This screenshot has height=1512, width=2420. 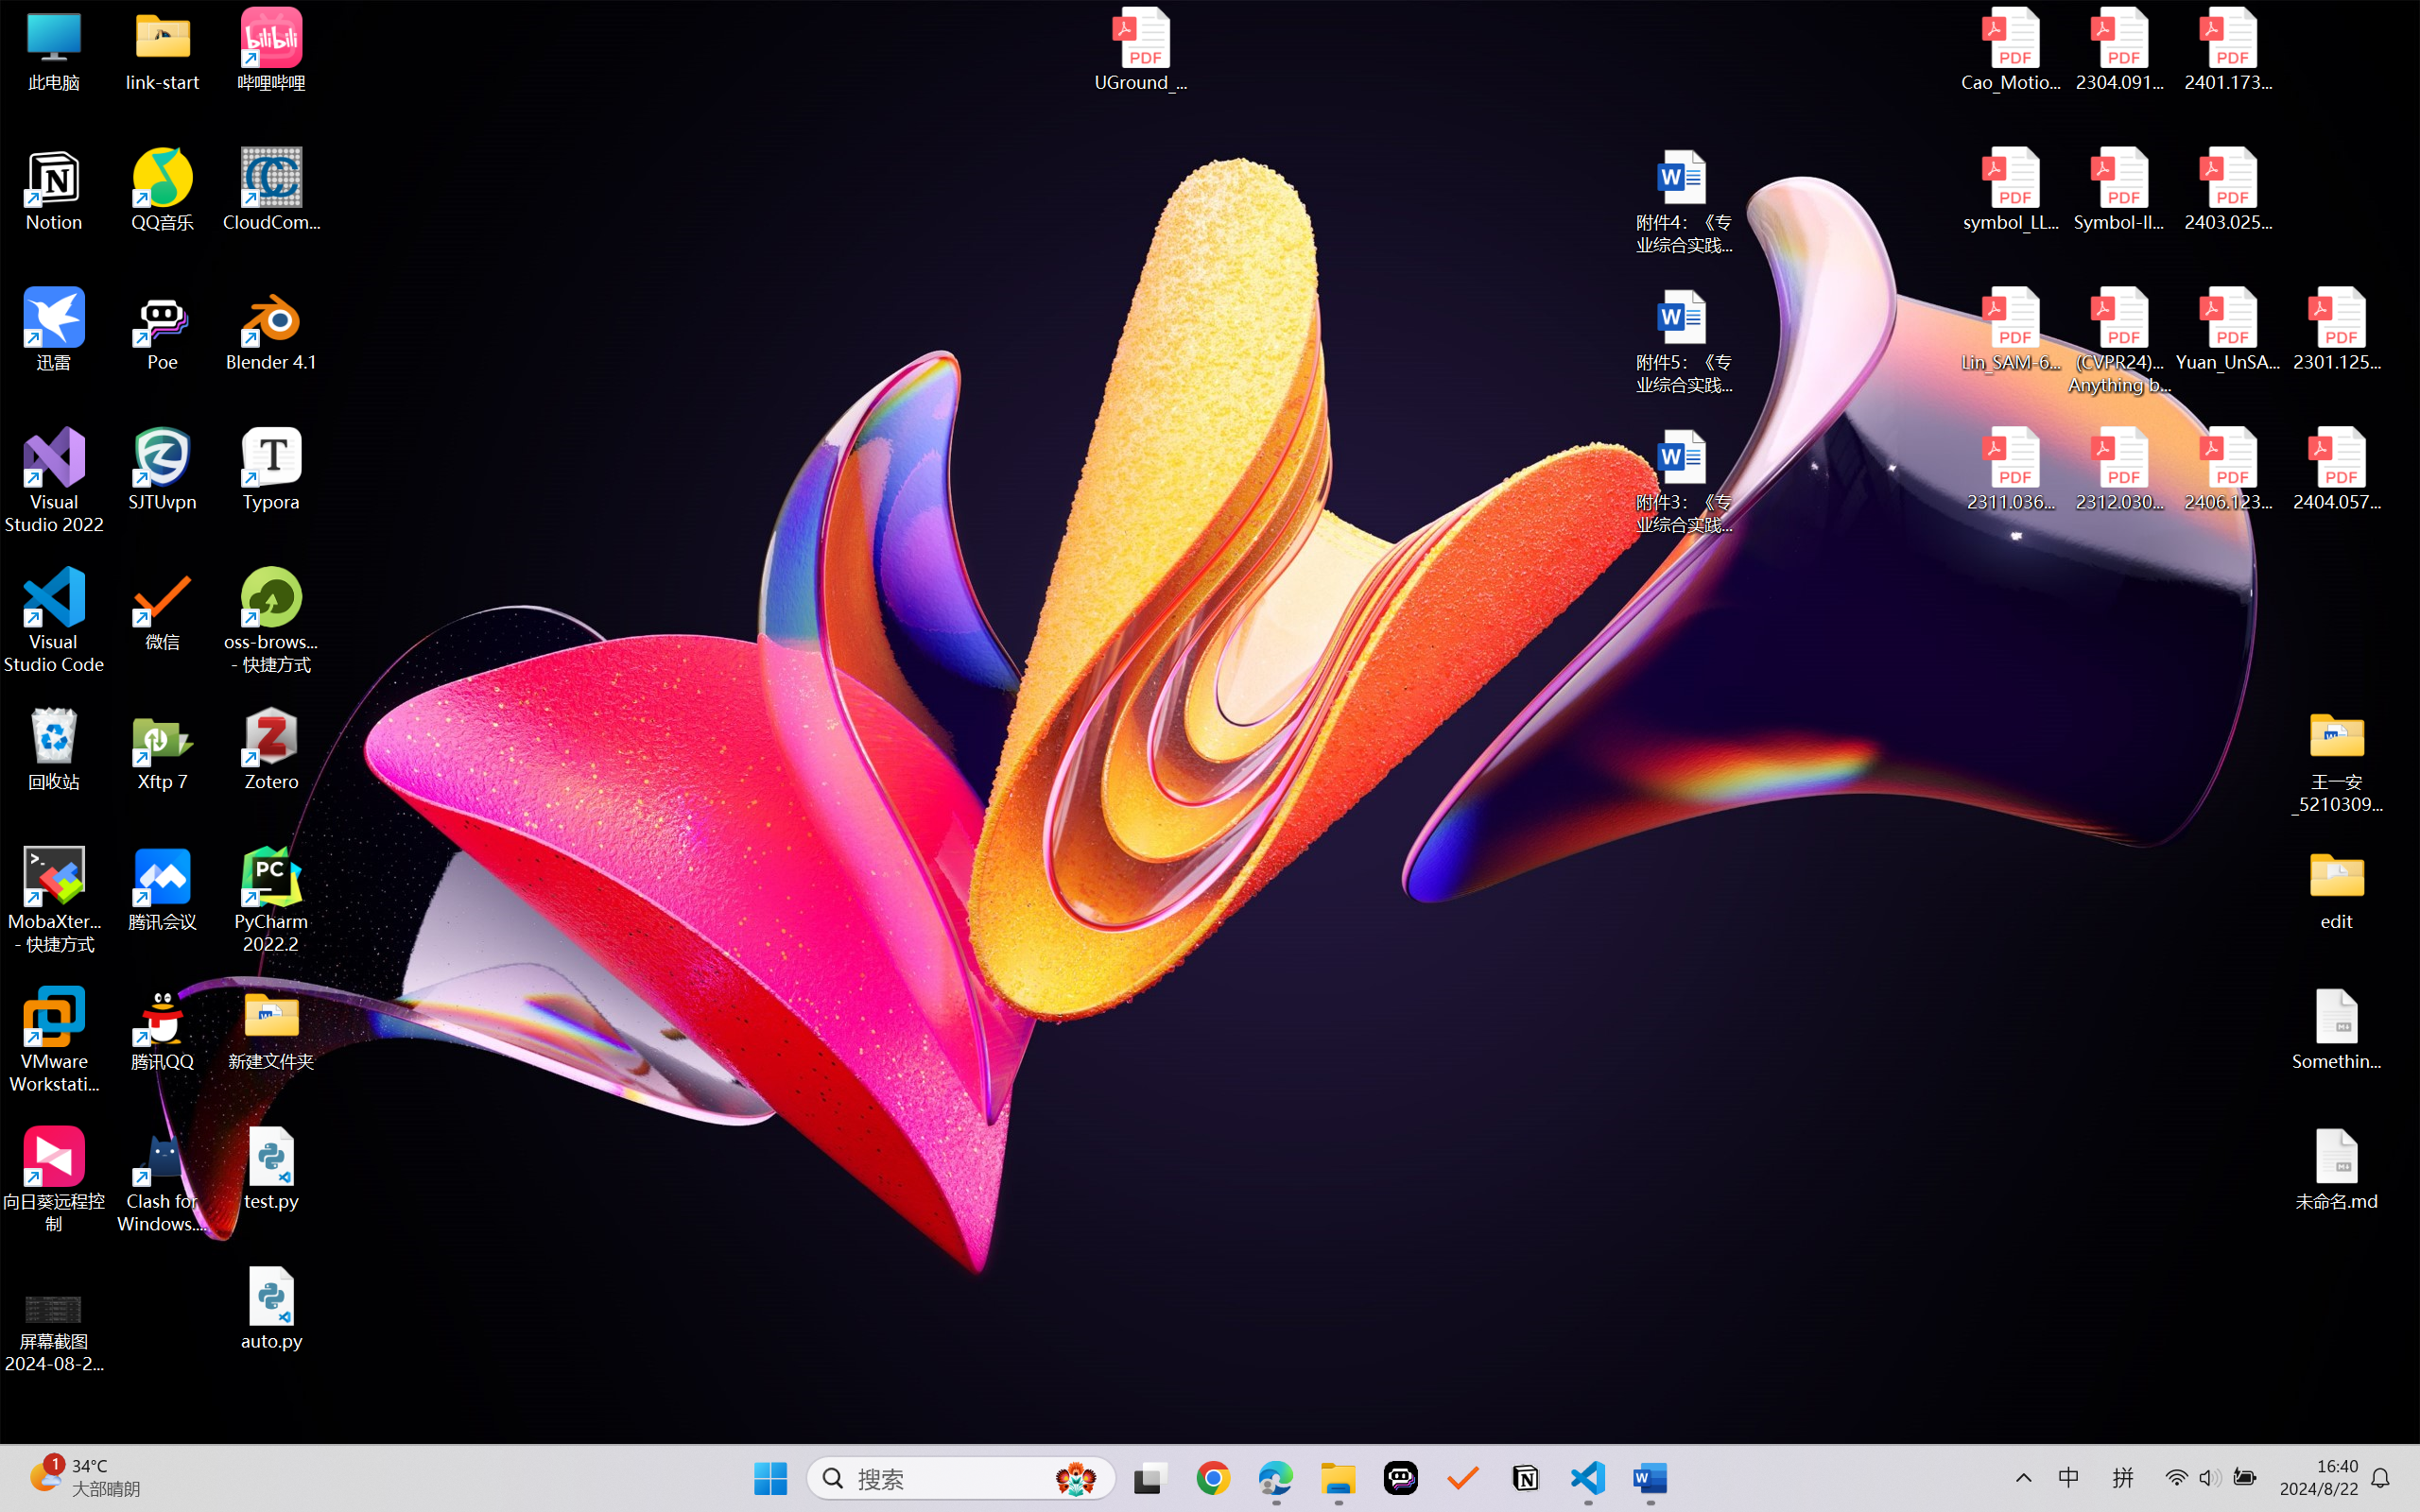 What do you see at coordinates (2335, 1029) in the screenshot?
I see `'Something.md'` at bounding box center [2335, 1029].